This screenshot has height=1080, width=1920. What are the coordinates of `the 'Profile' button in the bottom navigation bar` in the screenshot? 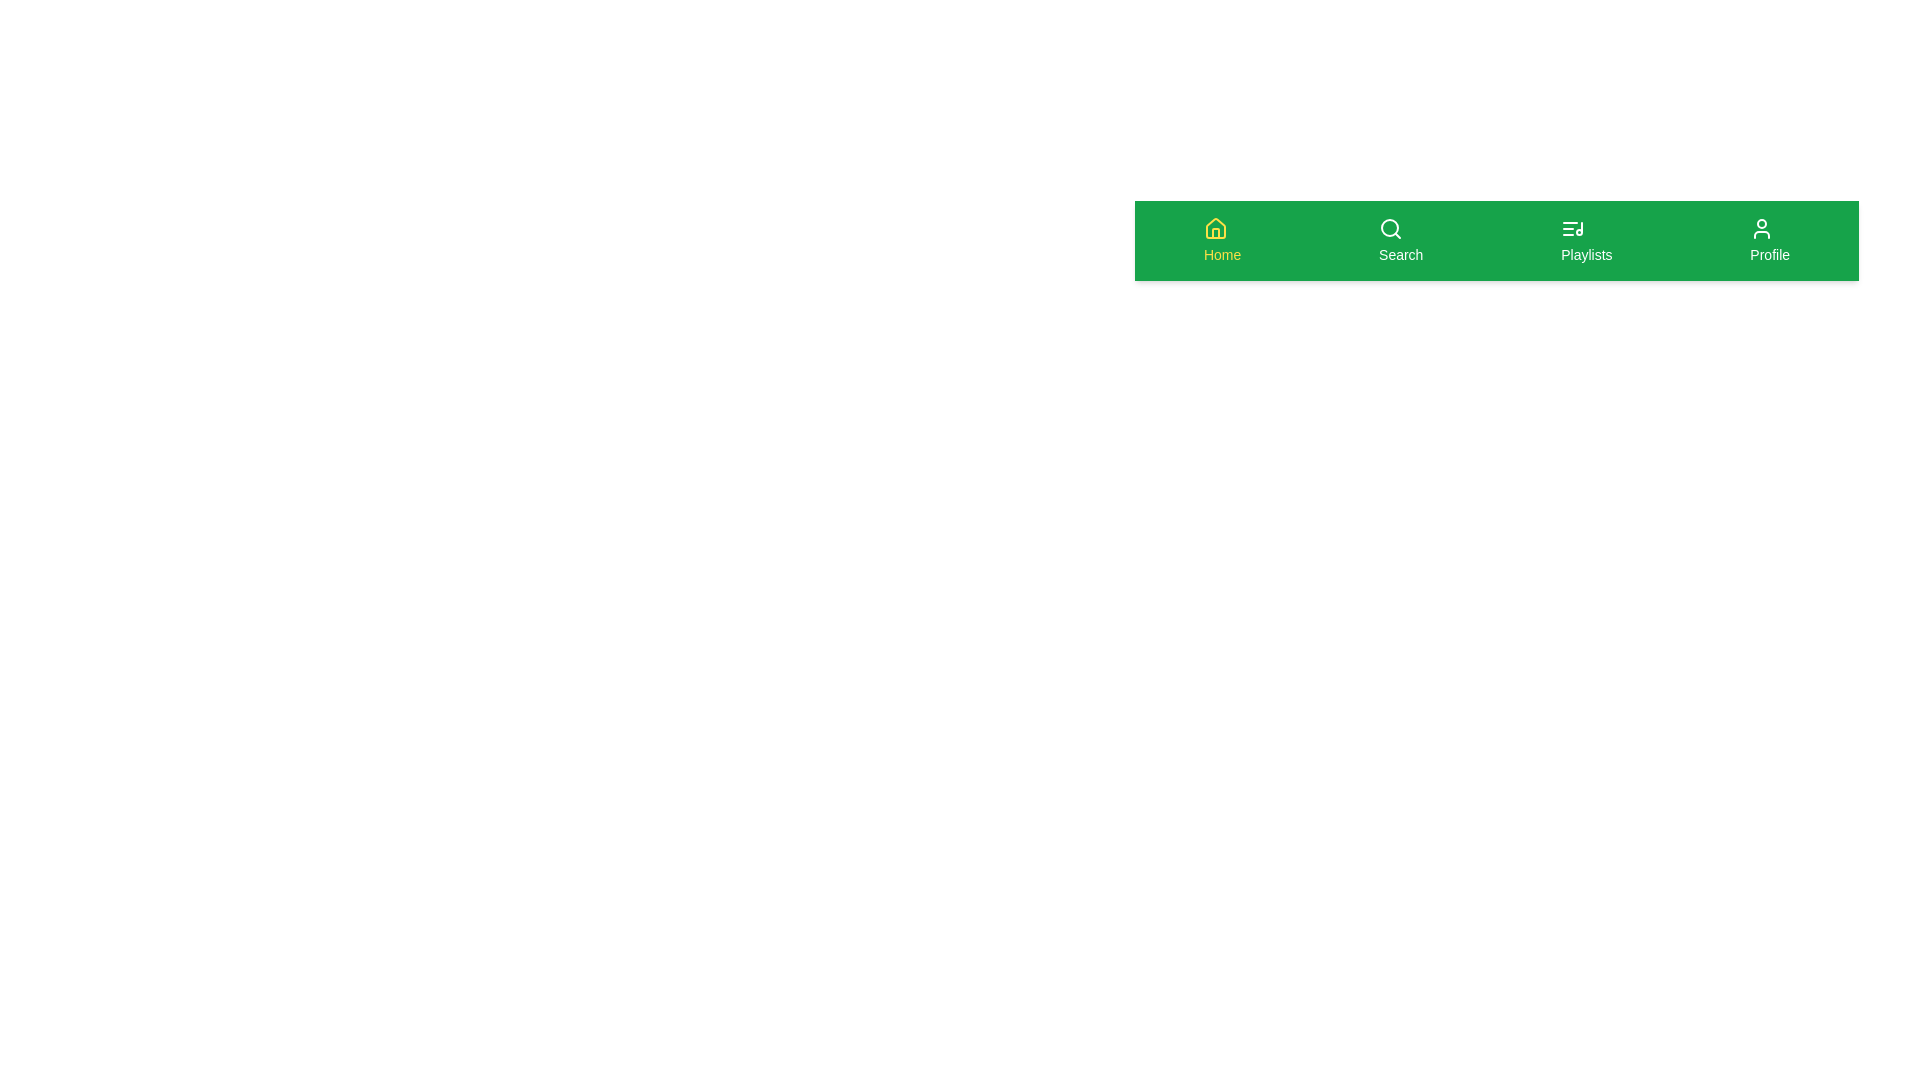 It's located at (1770, 239).